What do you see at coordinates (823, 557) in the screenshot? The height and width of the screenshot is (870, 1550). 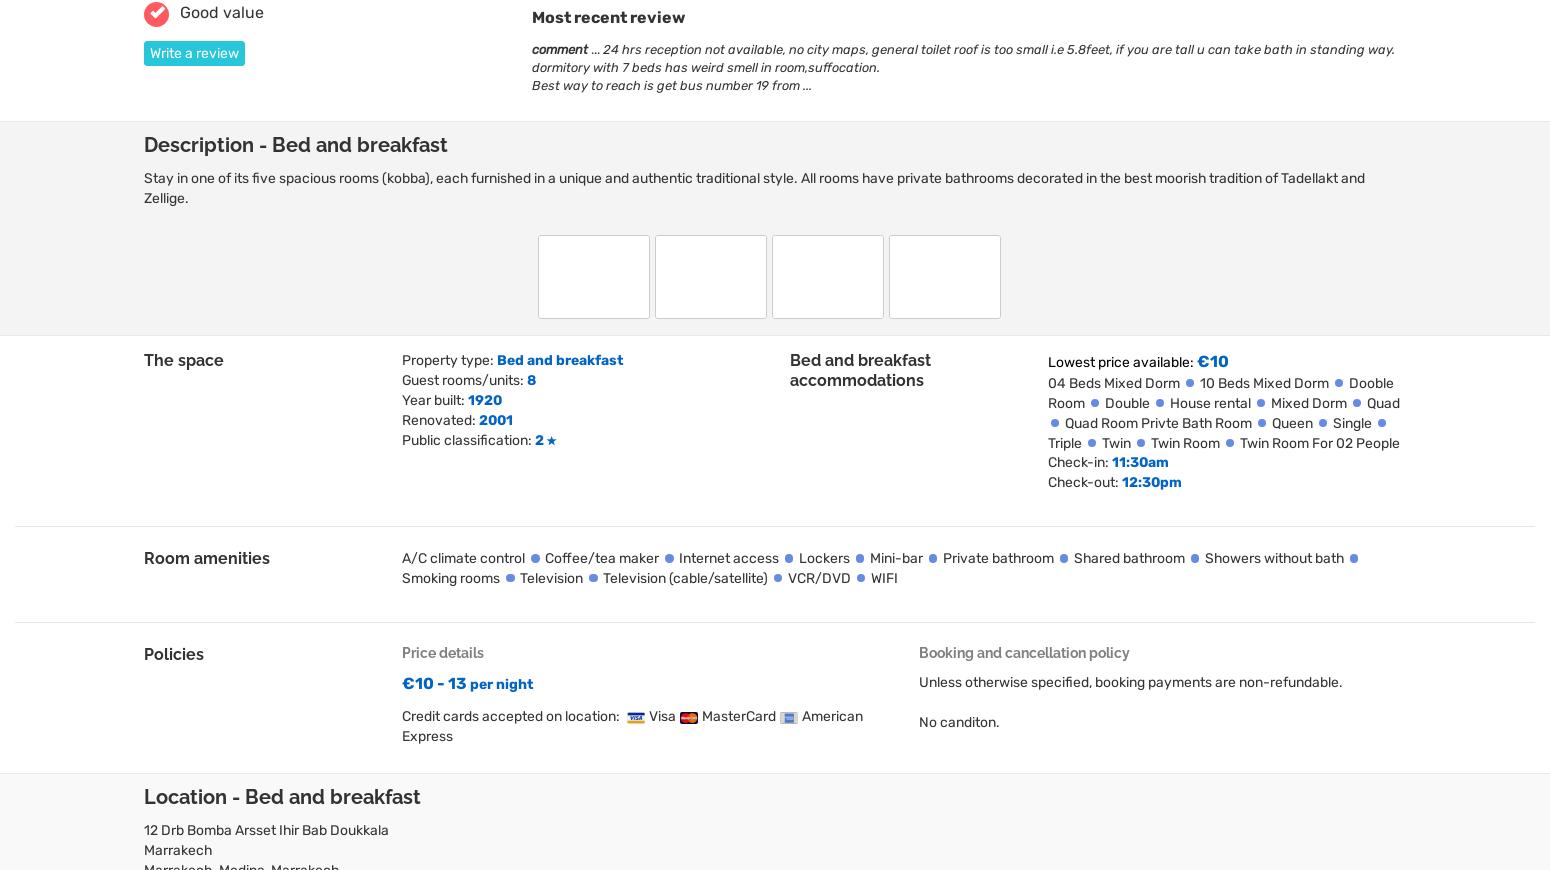 I see `'Lockers'` at bounding box center [823, 557].